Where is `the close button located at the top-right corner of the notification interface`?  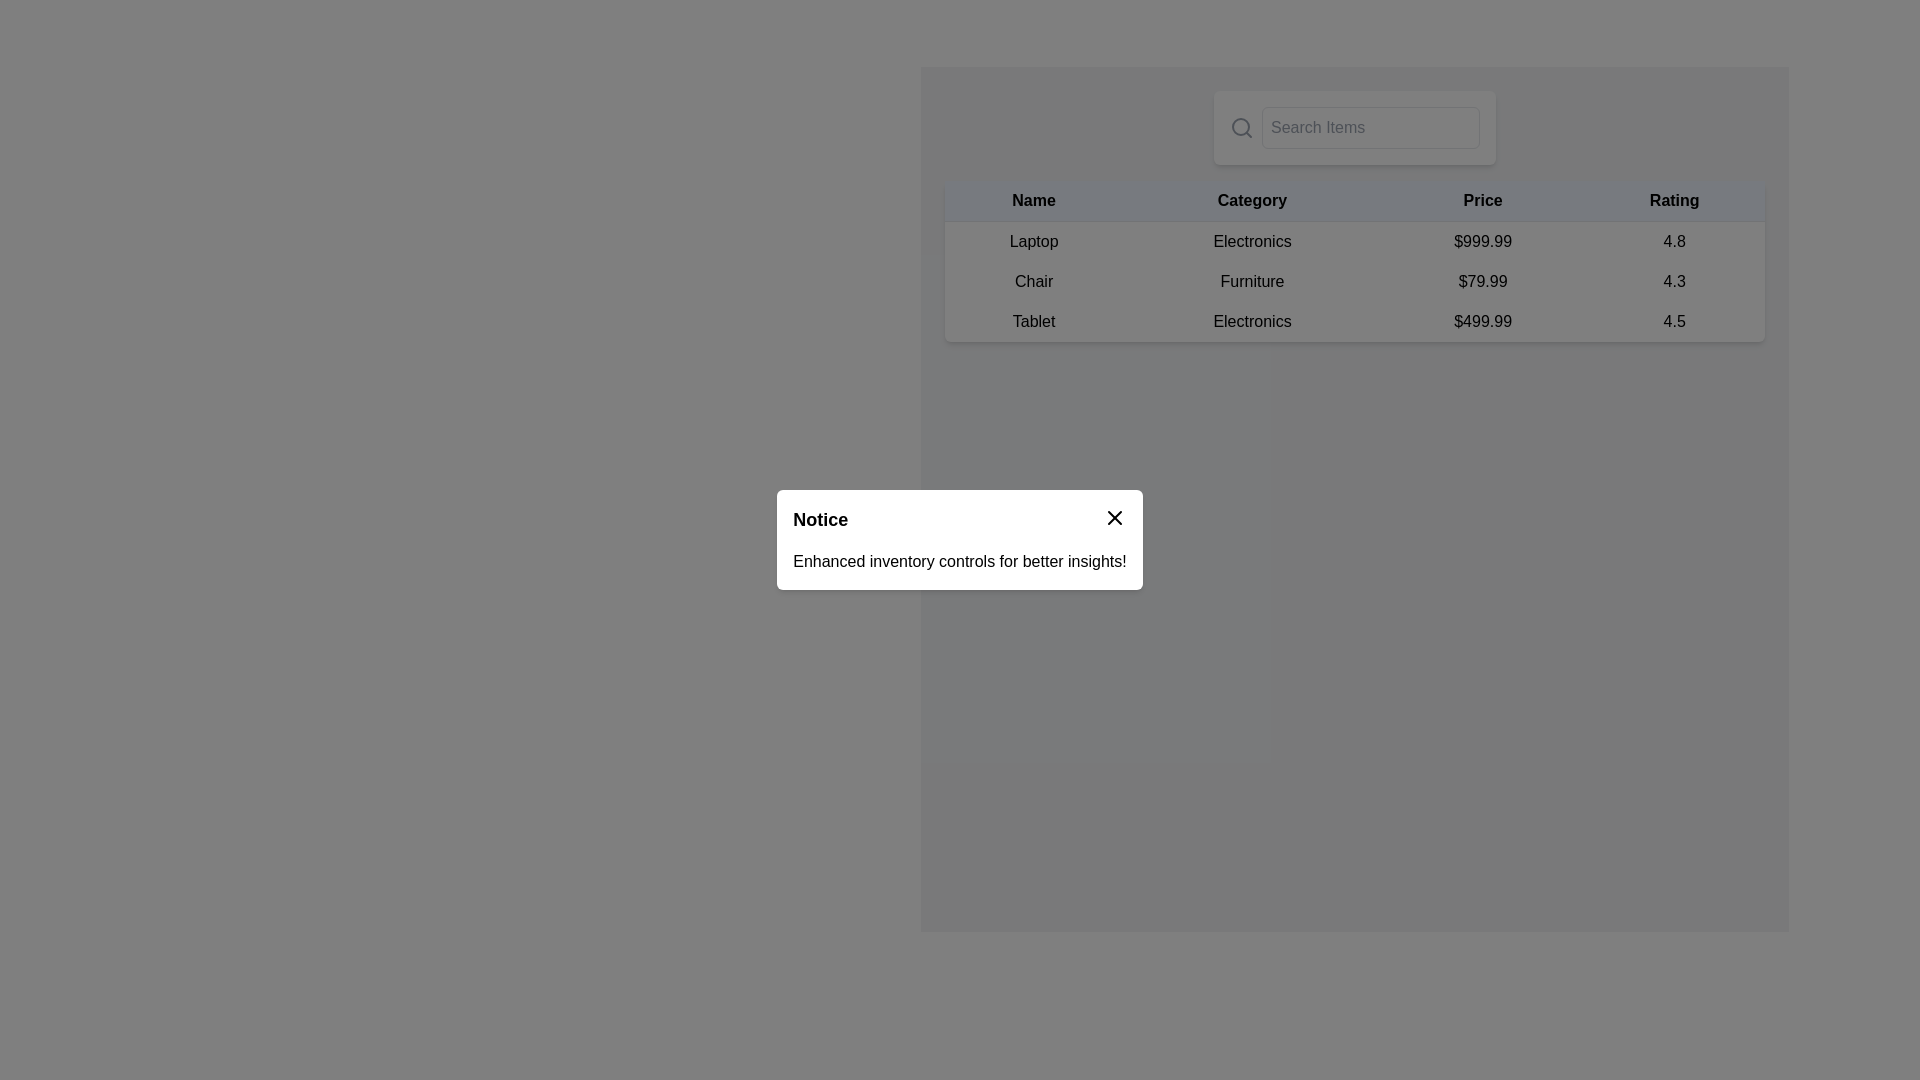 the close button located at the top-right corner of the notification interface is located at coordinates (1113, 516).